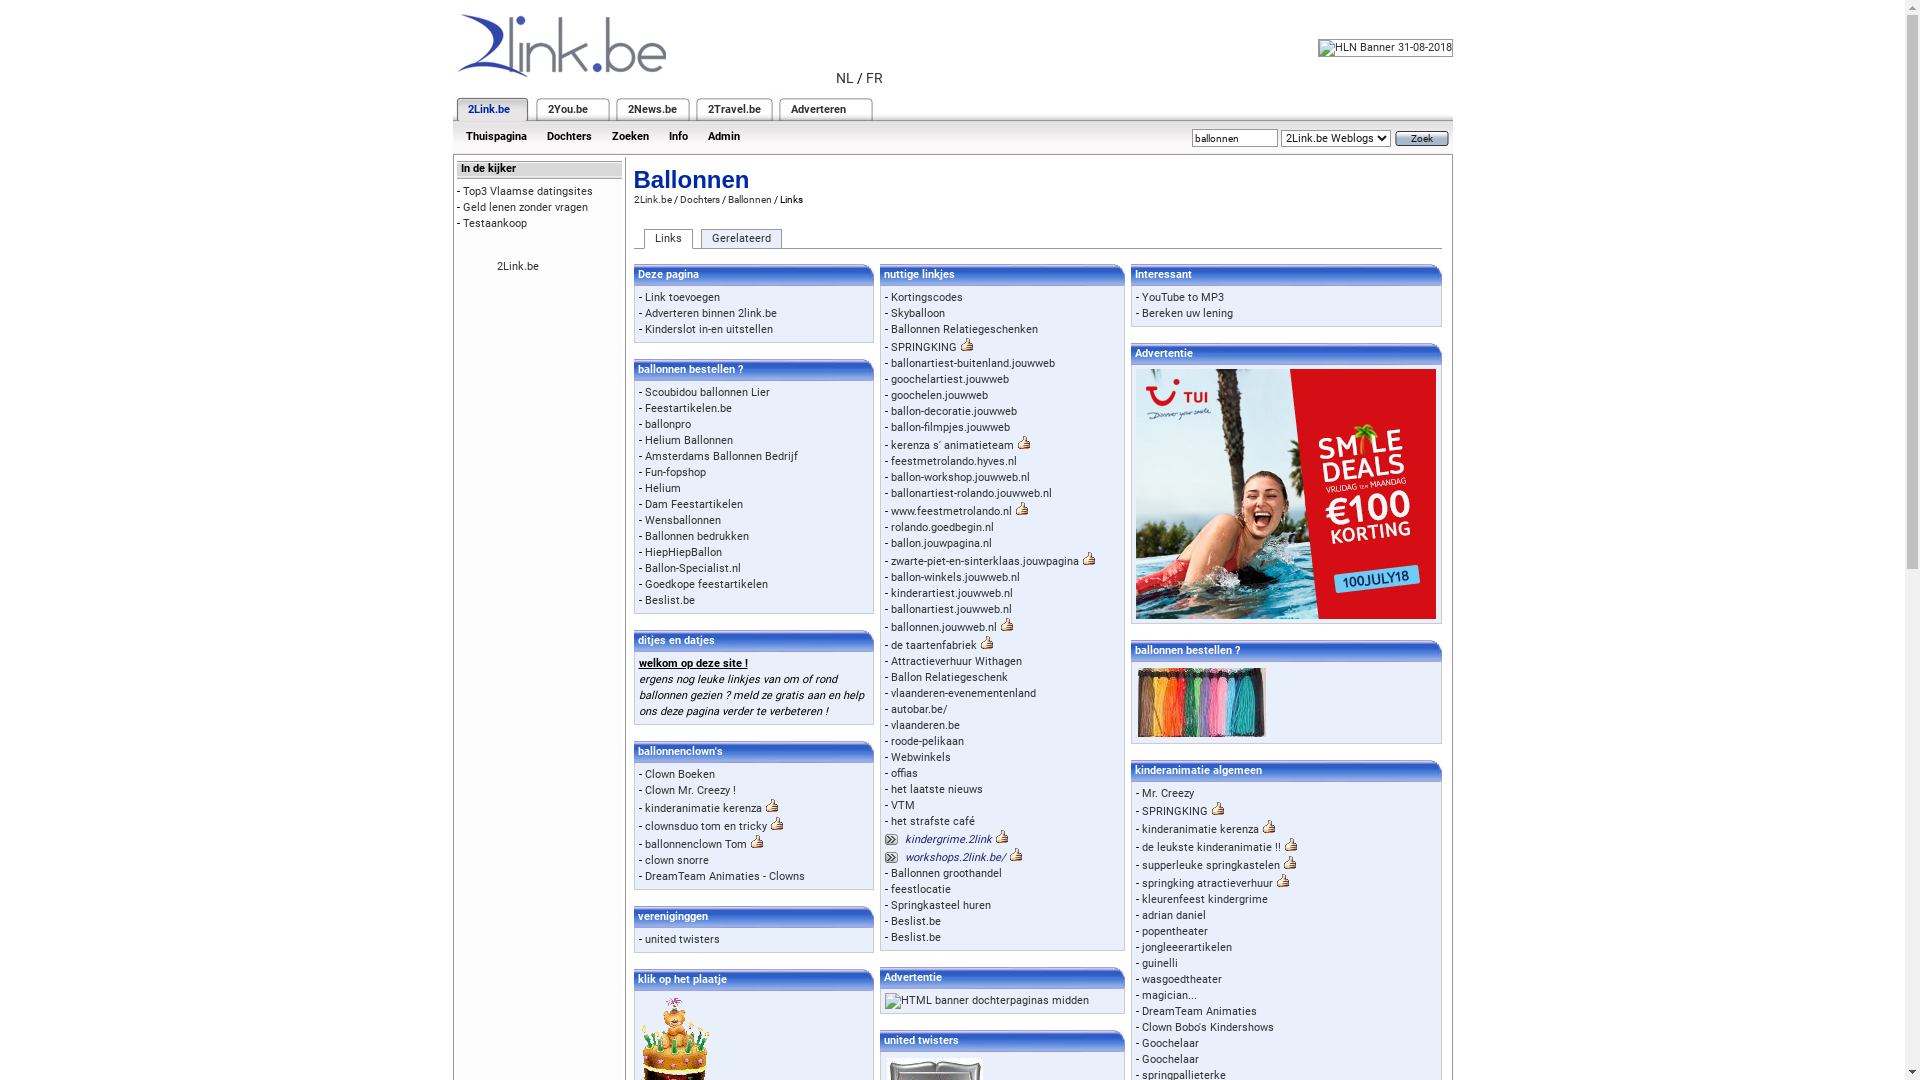 The image size is (1920, 1080). Describe the element at coordinates (700, 238) in the screenshot. I see `'Gerelateerd'` at that location.